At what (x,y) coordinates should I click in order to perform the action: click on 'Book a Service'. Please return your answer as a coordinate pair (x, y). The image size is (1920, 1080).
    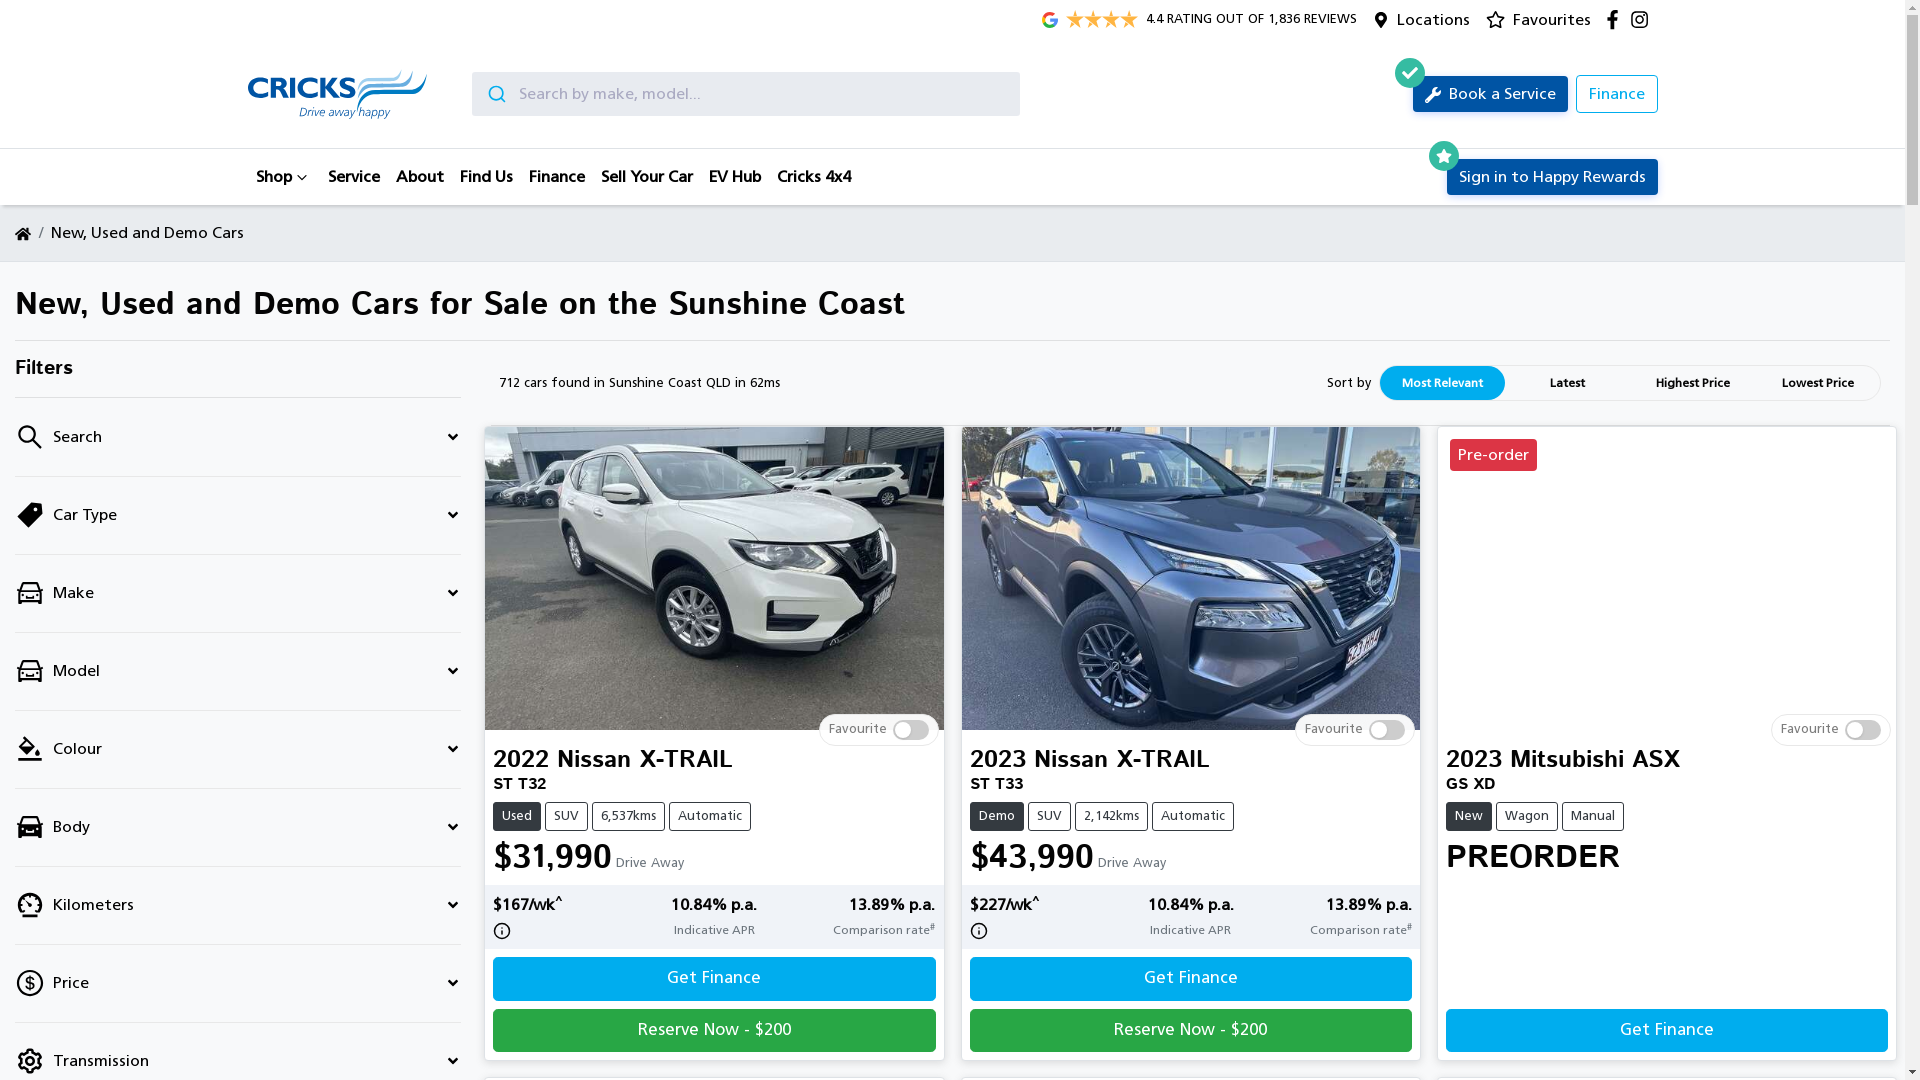
    Looking at the image, I should click on (1489, 93).